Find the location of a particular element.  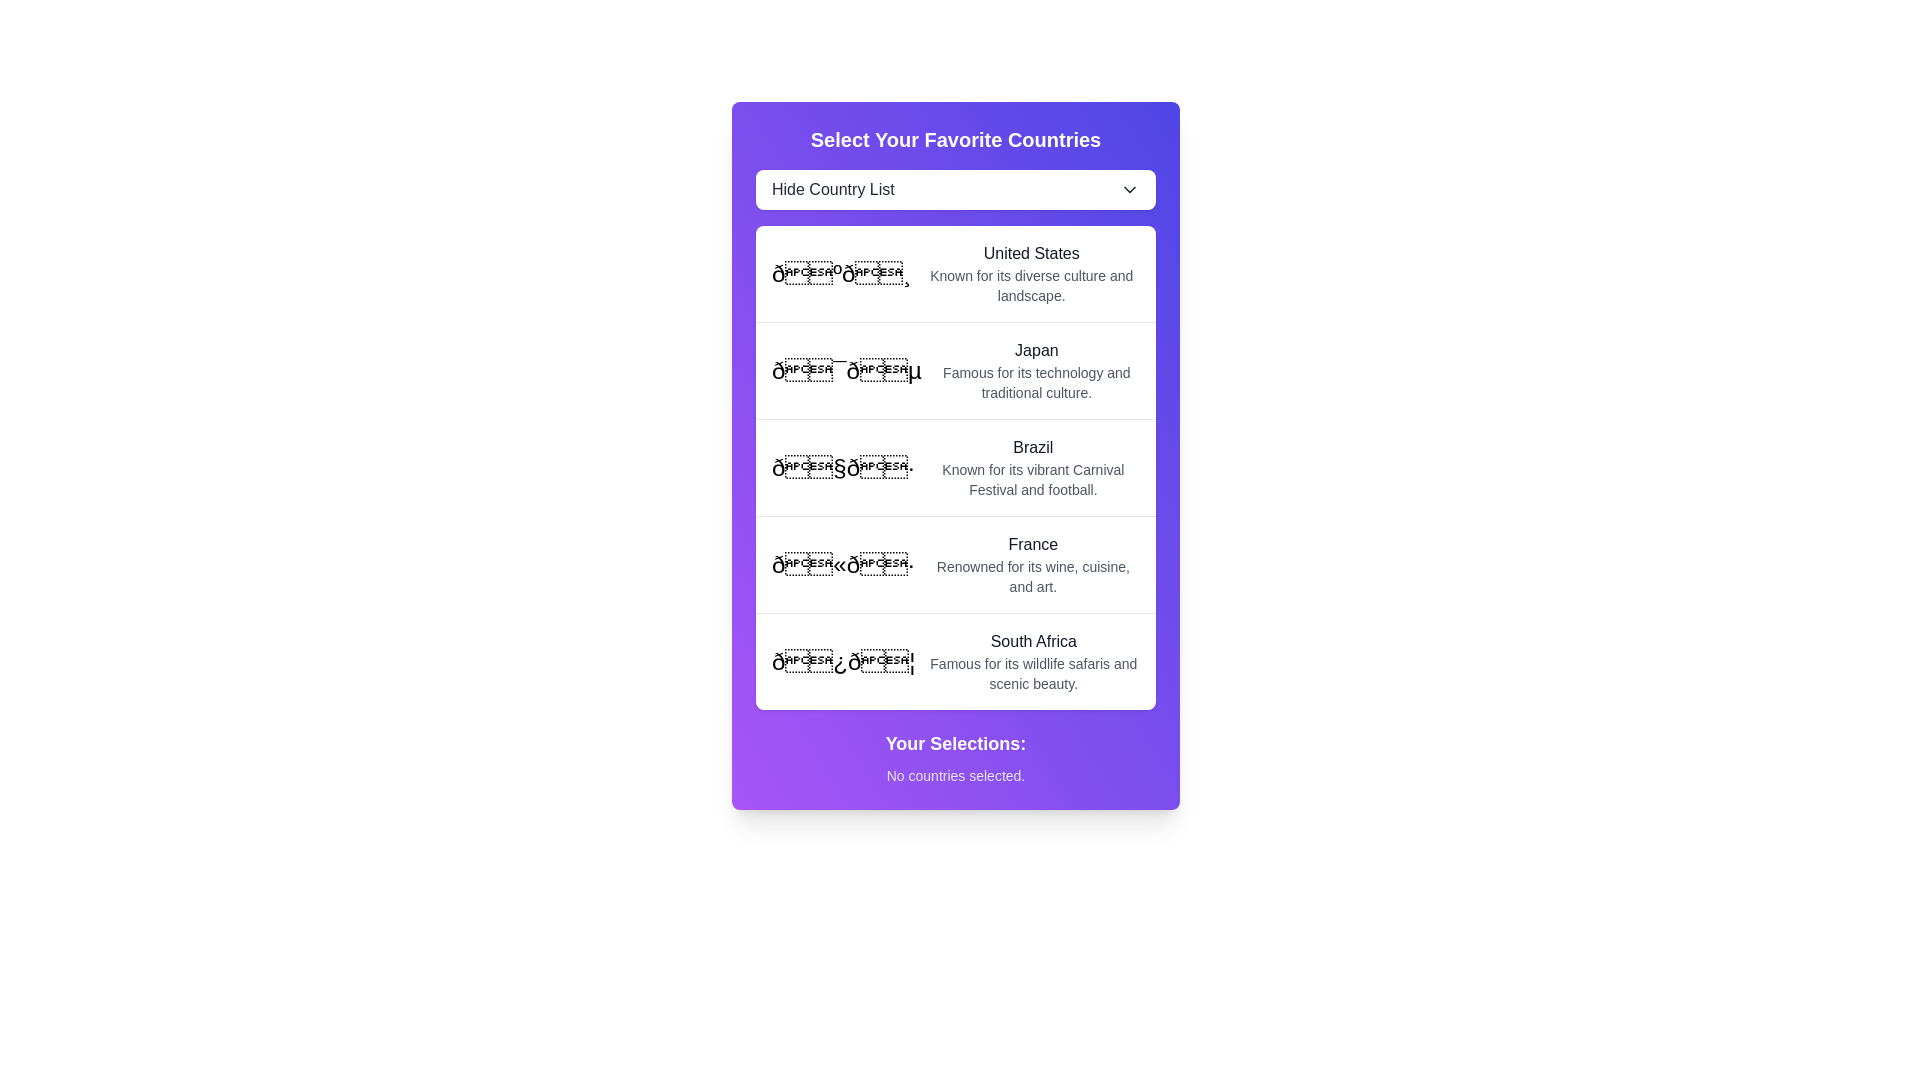

the emoji representation of the country's flag, which is styled in a large font size and located on the left side of the Japan item entry is located at coordinates (846, 370).